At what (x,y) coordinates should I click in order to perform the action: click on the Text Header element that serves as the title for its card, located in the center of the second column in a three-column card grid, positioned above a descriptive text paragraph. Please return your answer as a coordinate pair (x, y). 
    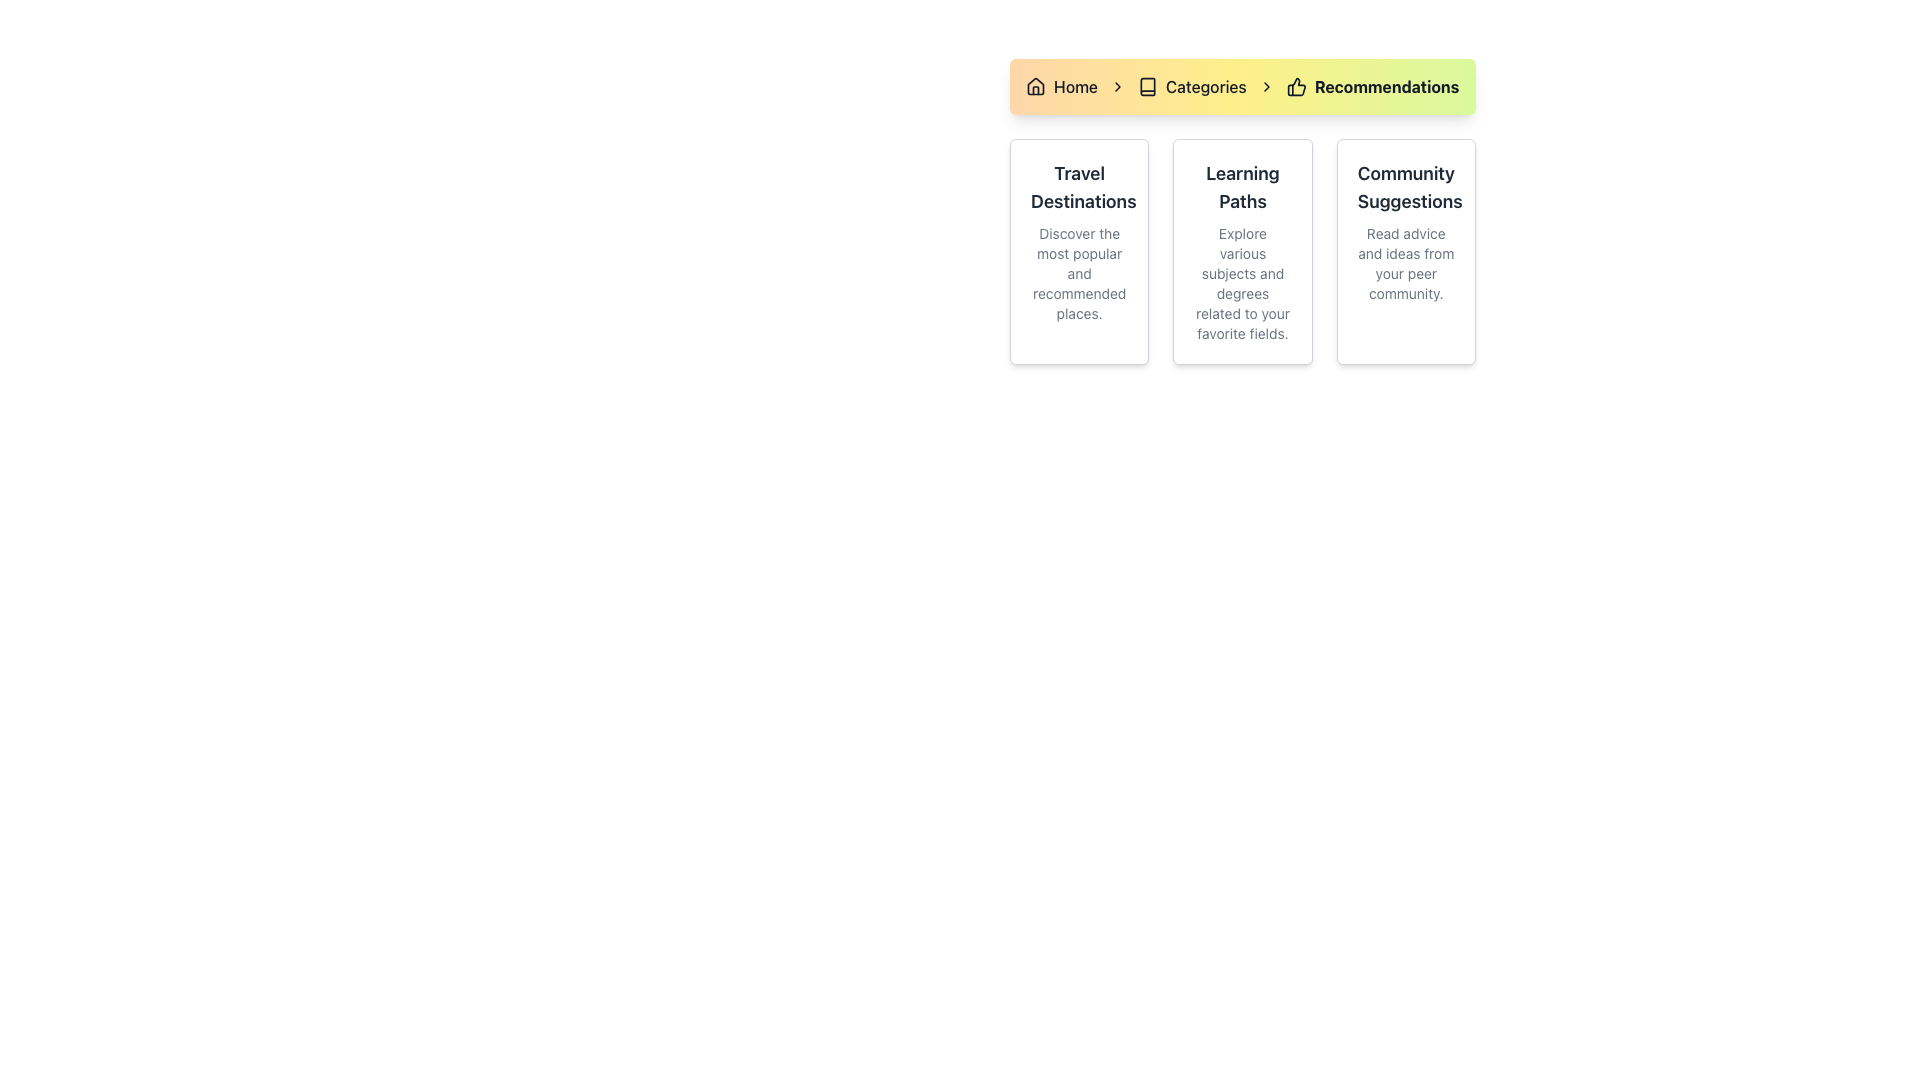
    Looking at the image, I should click on (1242, 188).